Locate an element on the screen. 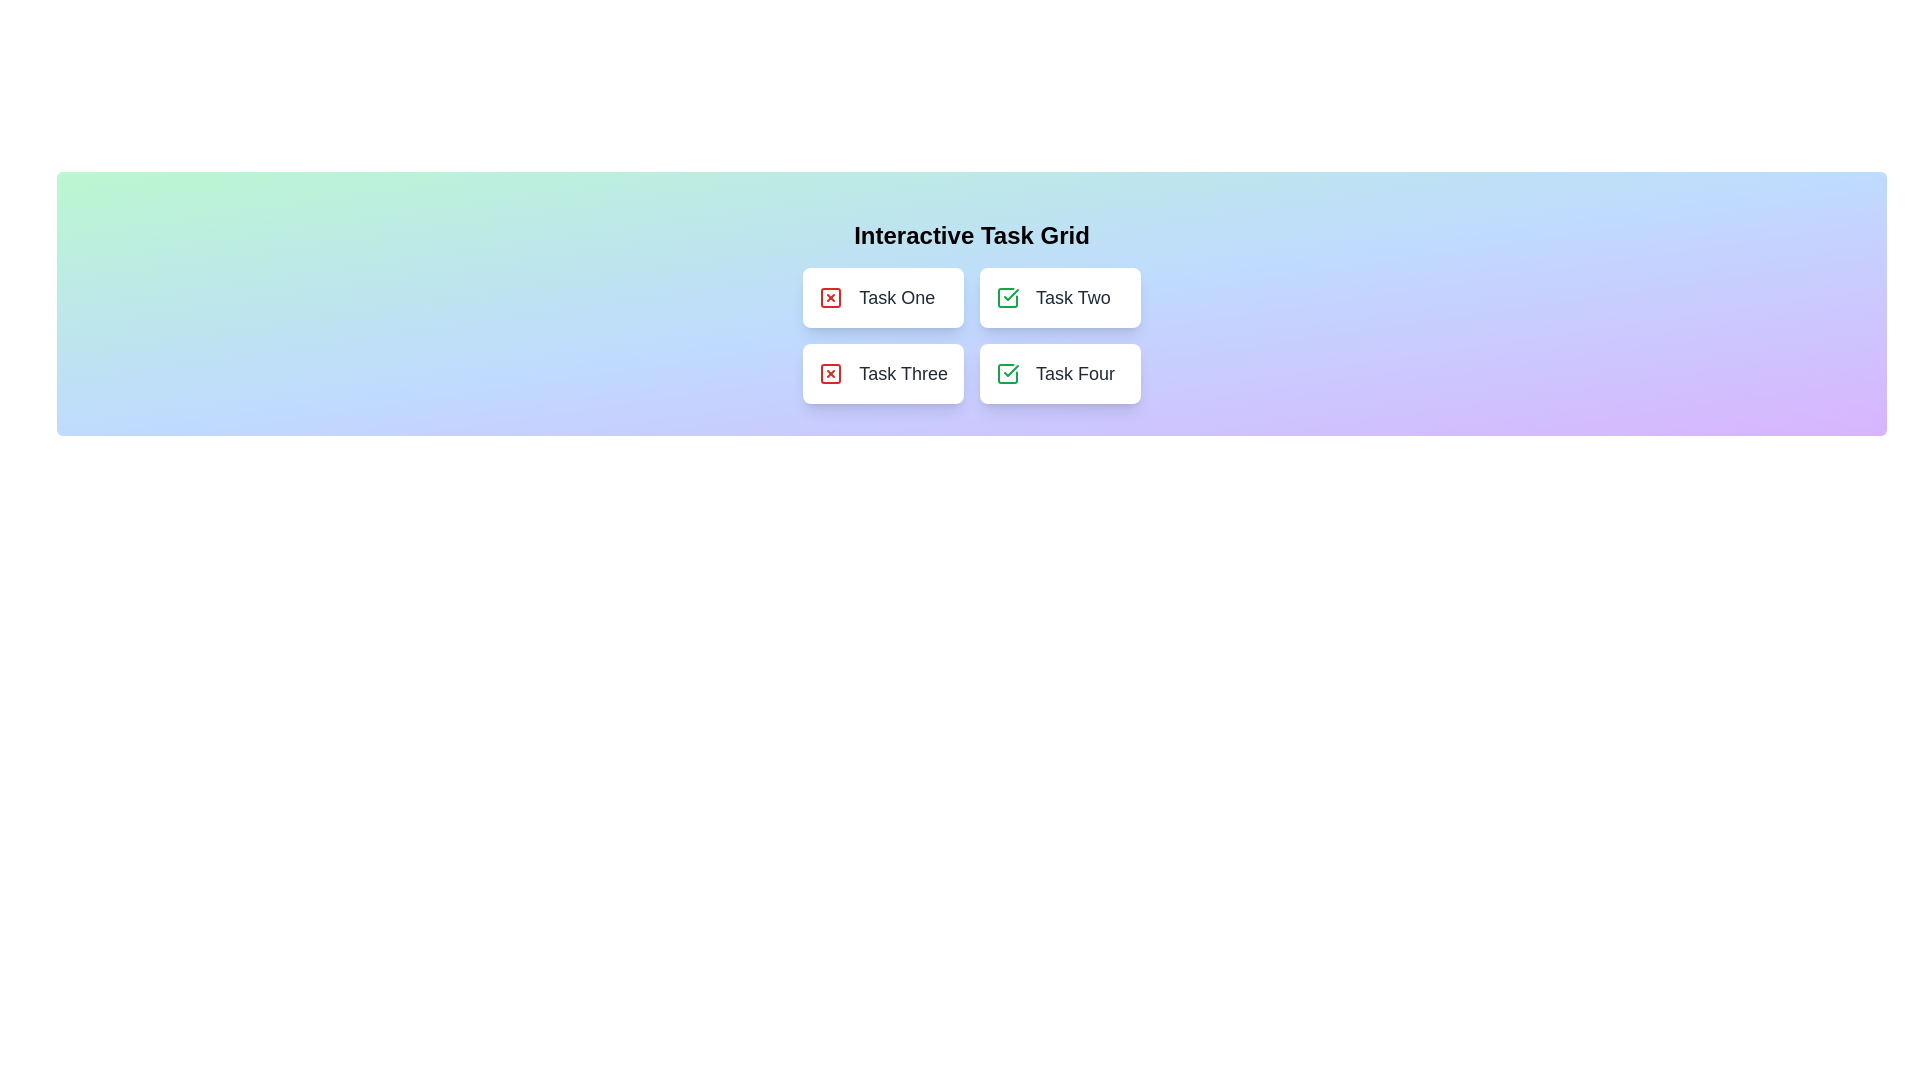  the button corresponding to Task One to toggle its status is located at coordinates (882, 297).